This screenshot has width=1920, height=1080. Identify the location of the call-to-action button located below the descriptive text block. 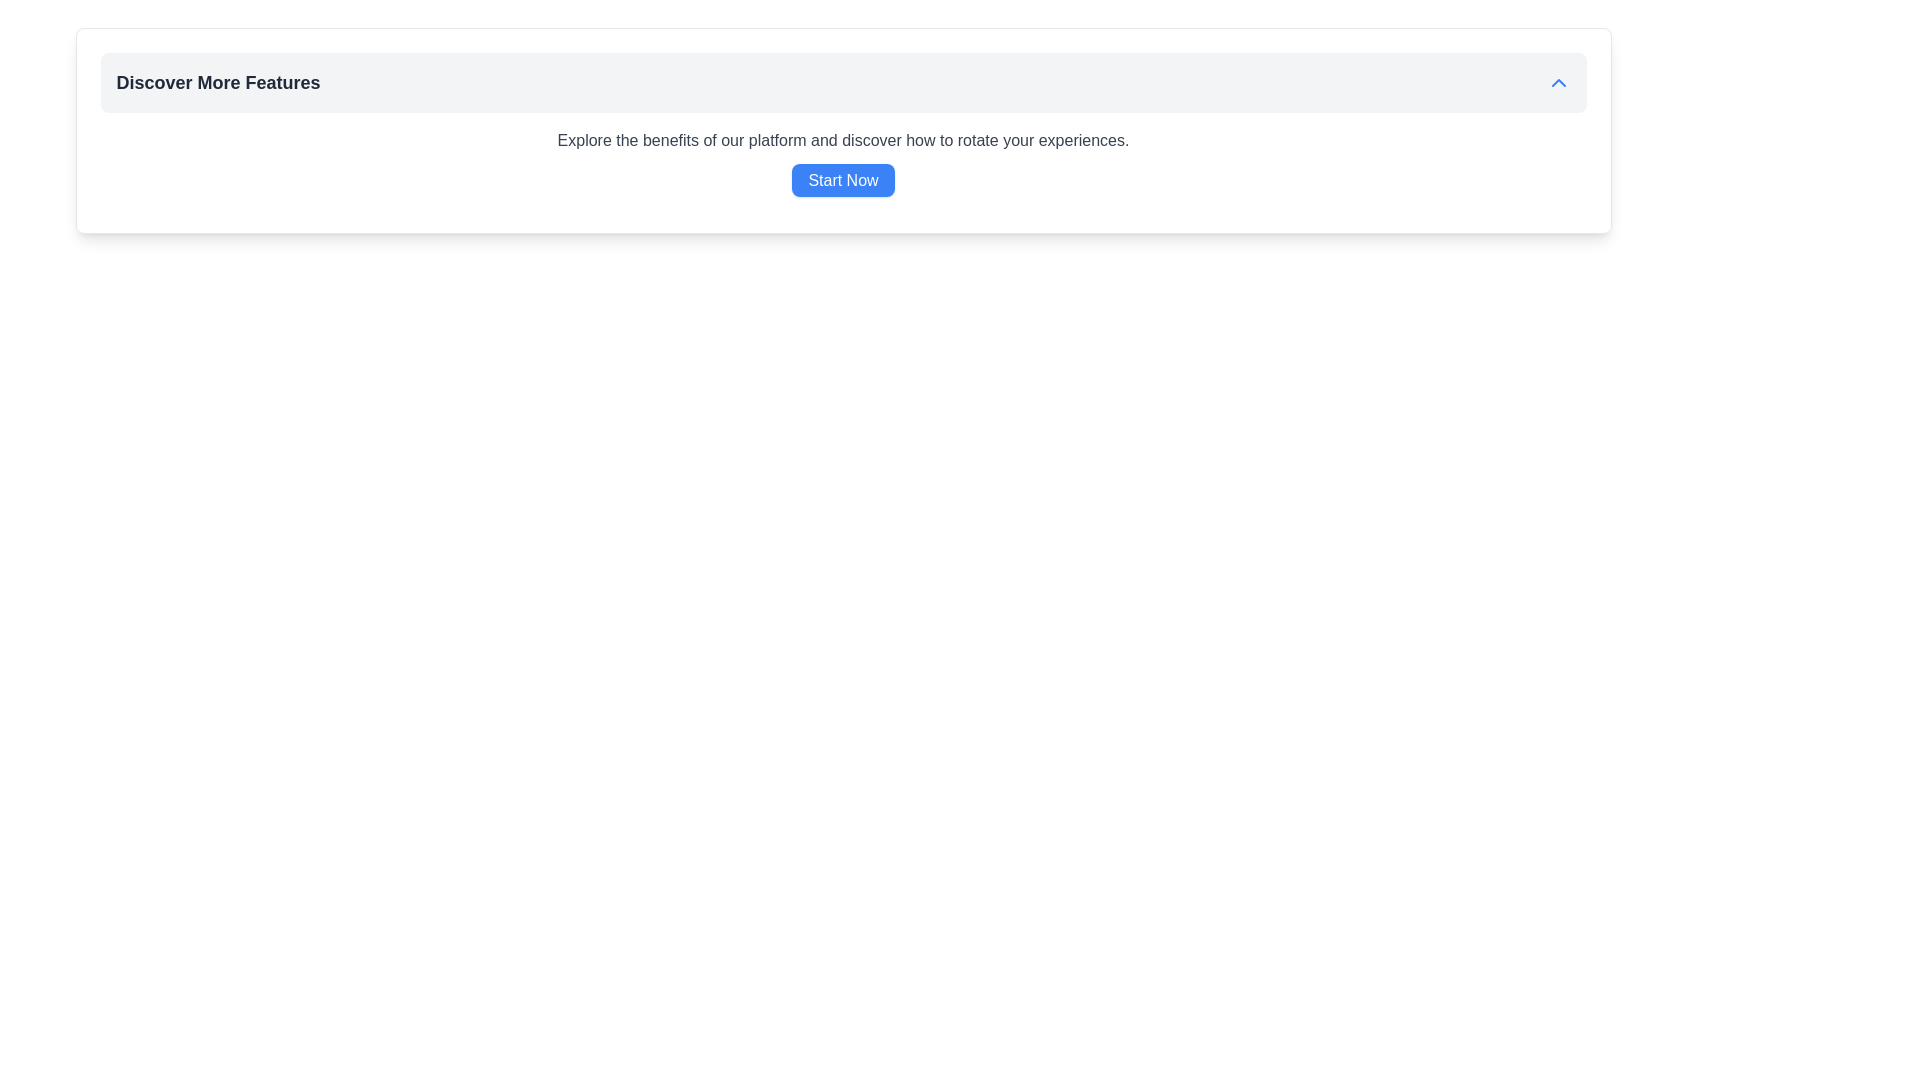
(843, 180).